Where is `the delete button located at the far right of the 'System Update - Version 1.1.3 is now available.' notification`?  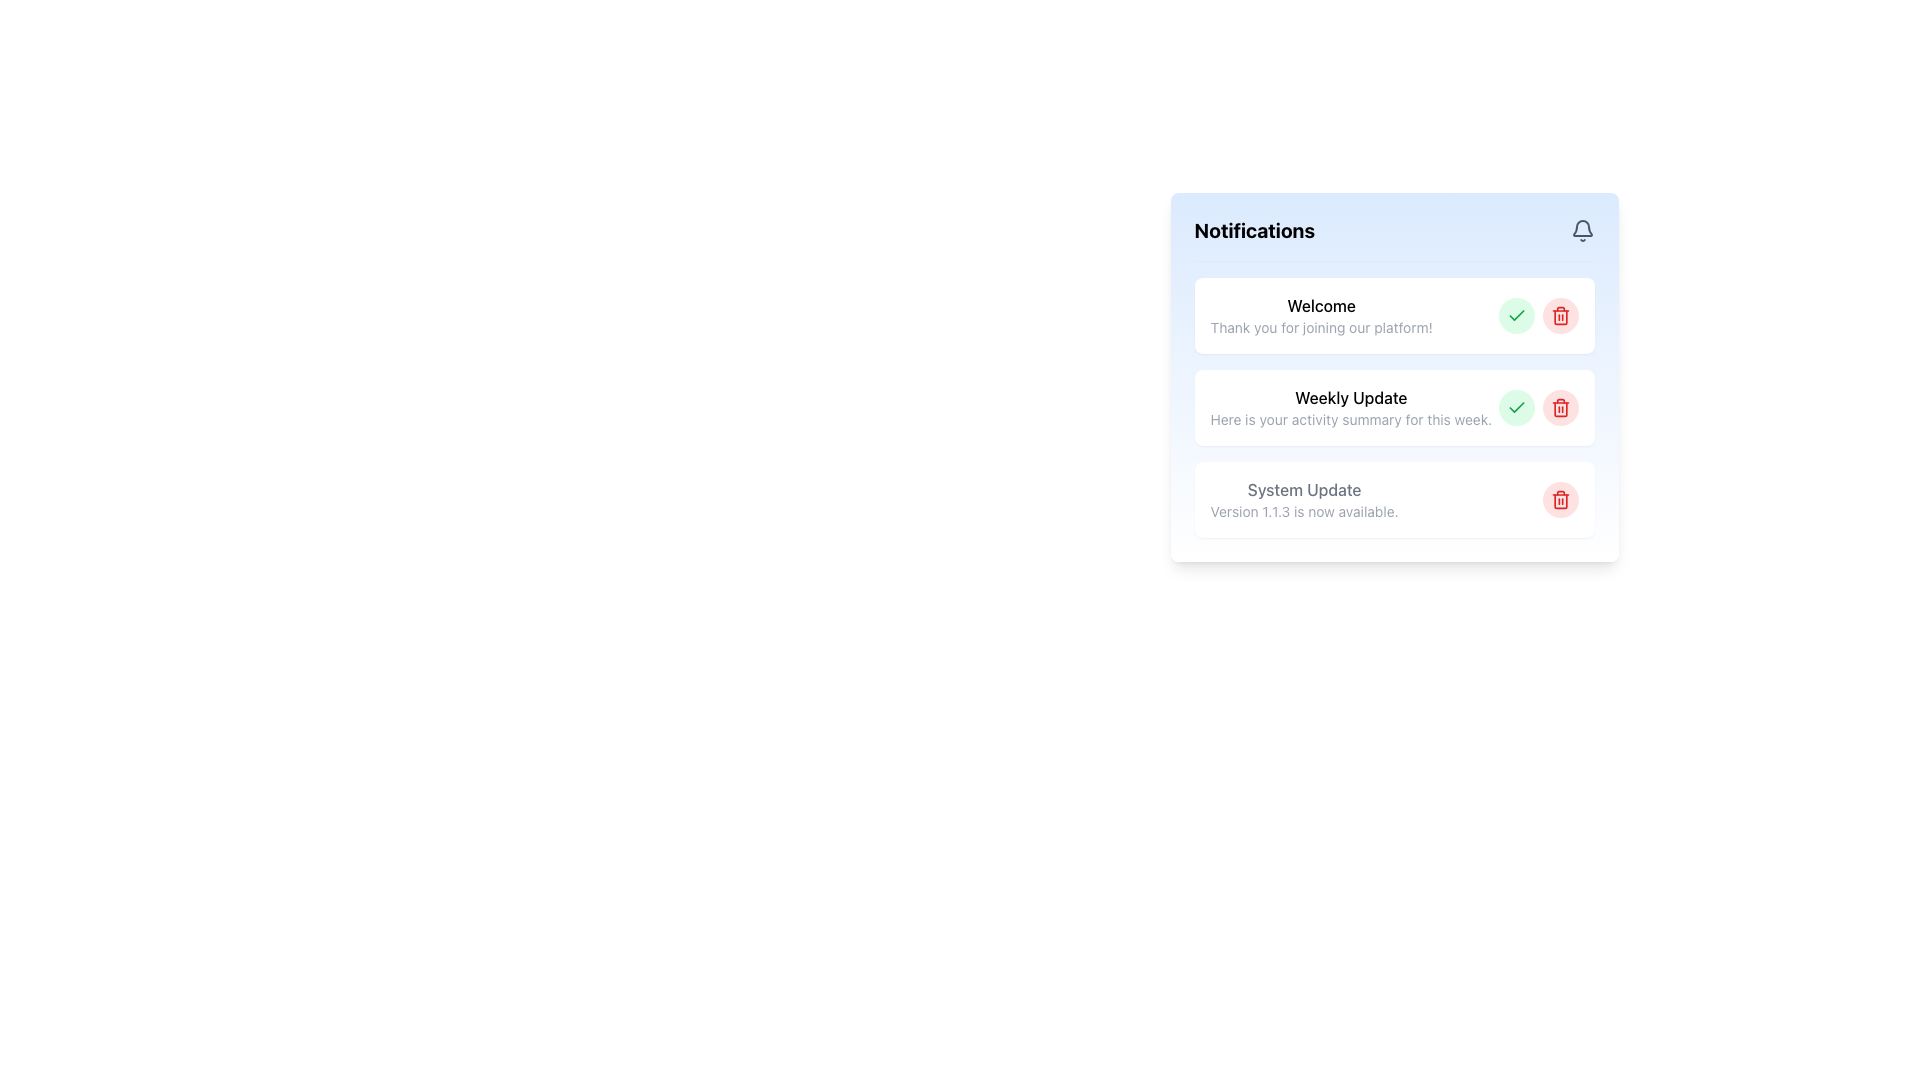 the delete button located at the far right of the 'System Update - Version 1.1.3 is now available.' notification is located at coordinates (1559, 499).